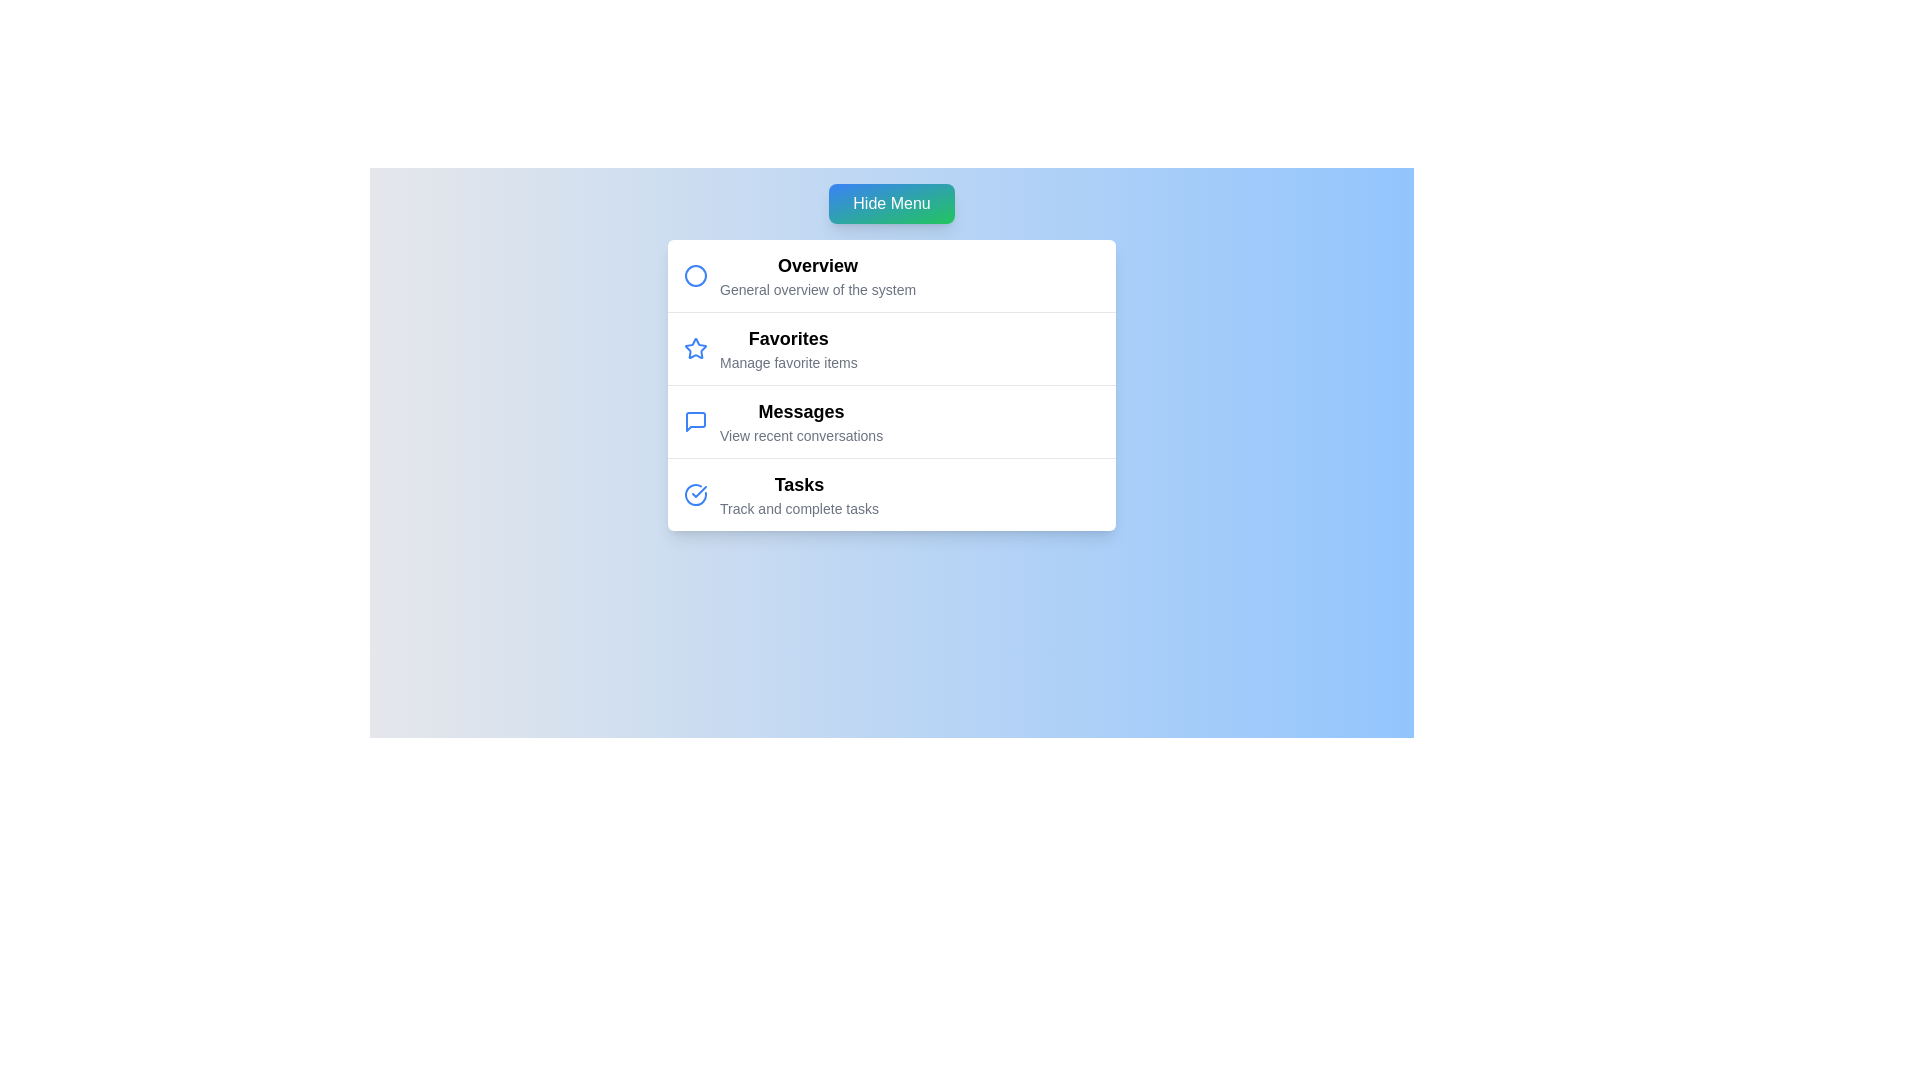 The height and width of the screenshot is (1080, 1920). Describe the element at coordinates (801, 411) in the screenshot. I see `the menu item labeled Messages` at that location.